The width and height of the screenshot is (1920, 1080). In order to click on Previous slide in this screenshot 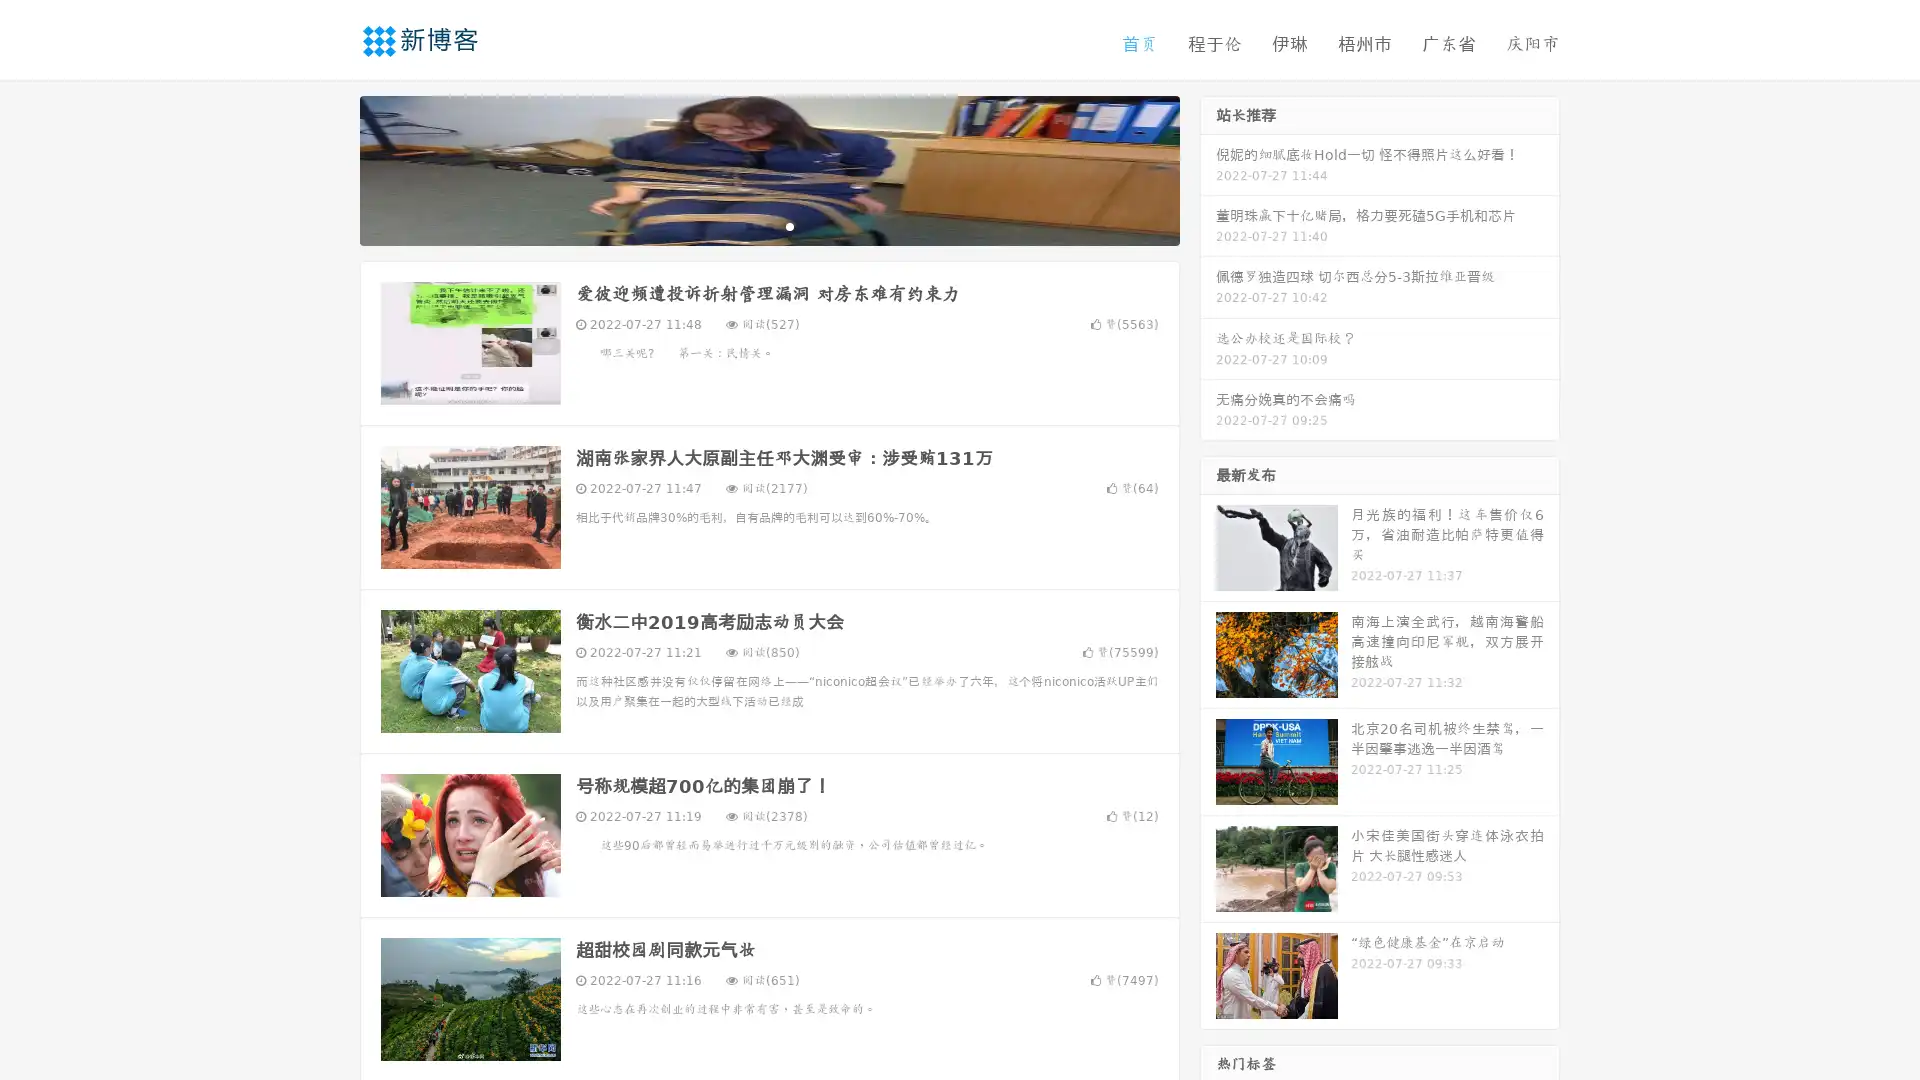, I will do `click(330, 168)`.